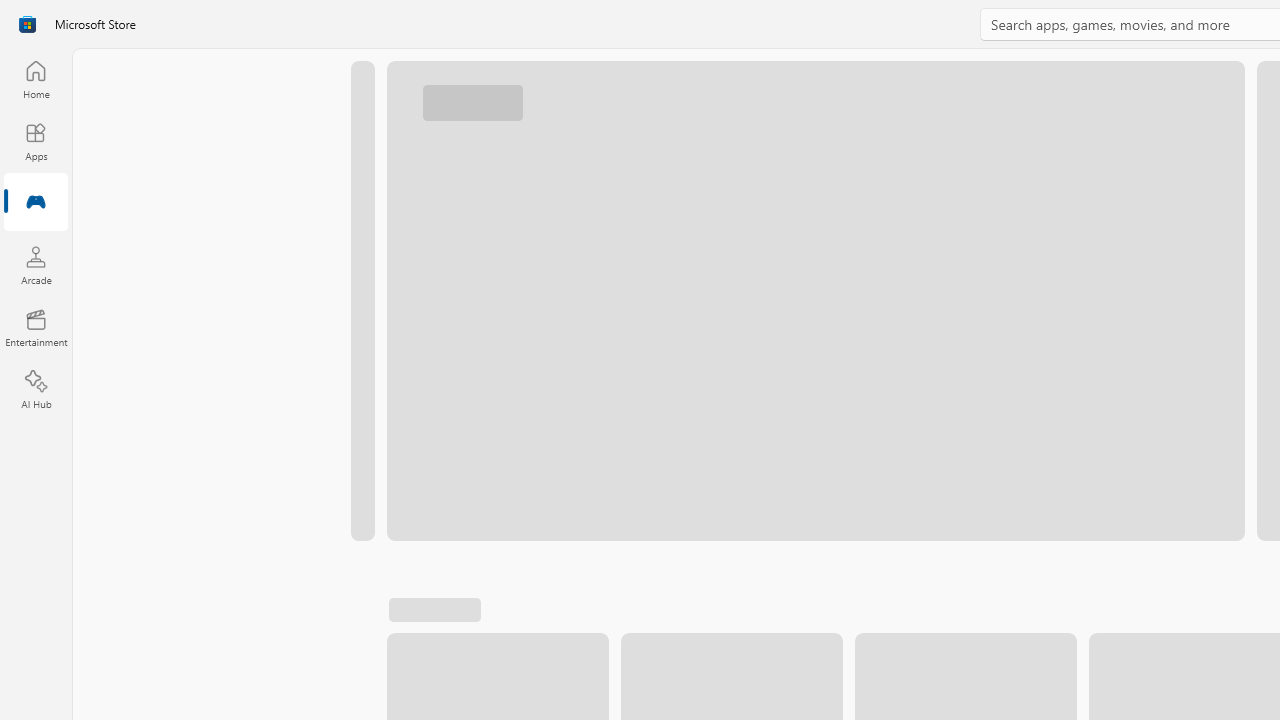 The image size is (1280, 720). Describe the element at coordinates (35, 140) in the screenshot. I see `'Apps'` at that location.